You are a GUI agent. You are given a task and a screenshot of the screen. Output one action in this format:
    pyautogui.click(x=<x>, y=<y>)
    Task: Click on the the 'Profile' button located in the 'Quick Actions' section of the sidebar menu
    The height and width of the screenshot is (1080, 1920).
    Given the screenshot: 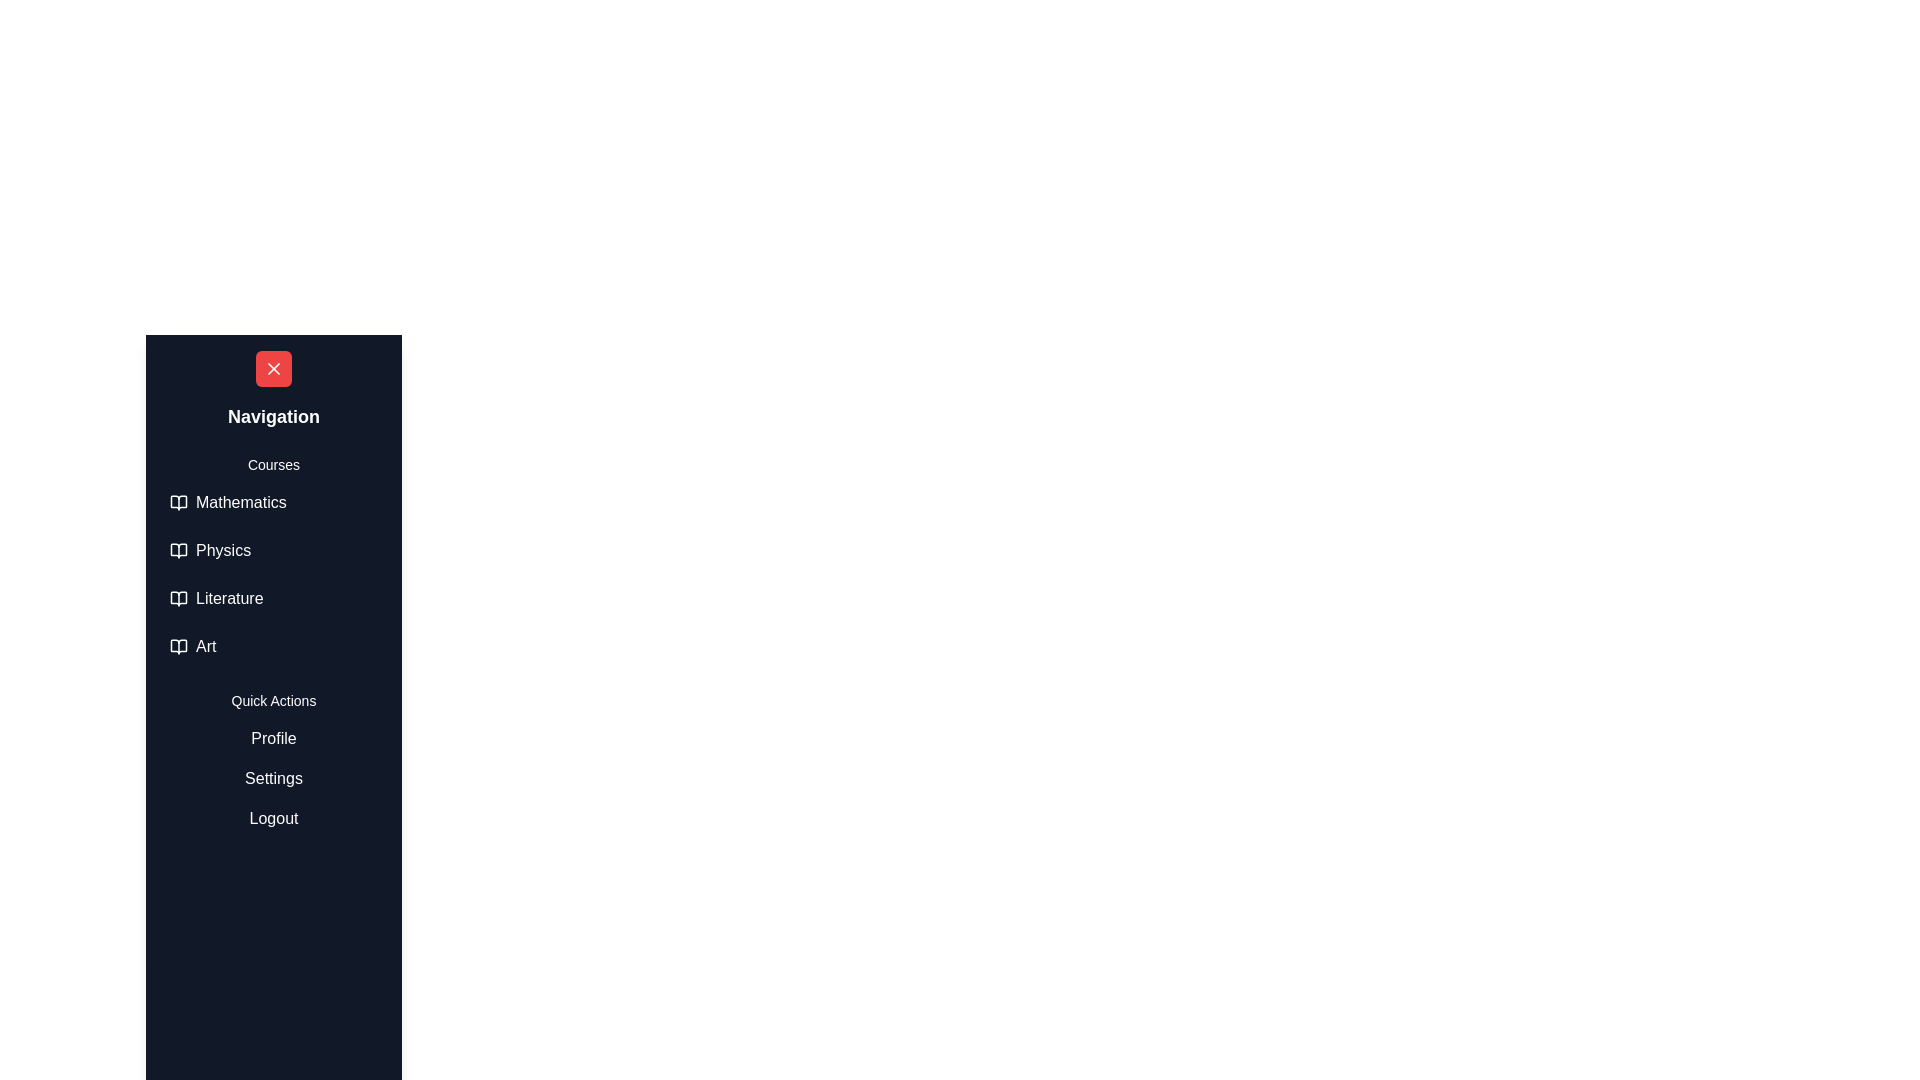 What is the action you would take?
    pyautogui.click(x=272, y=739)
    